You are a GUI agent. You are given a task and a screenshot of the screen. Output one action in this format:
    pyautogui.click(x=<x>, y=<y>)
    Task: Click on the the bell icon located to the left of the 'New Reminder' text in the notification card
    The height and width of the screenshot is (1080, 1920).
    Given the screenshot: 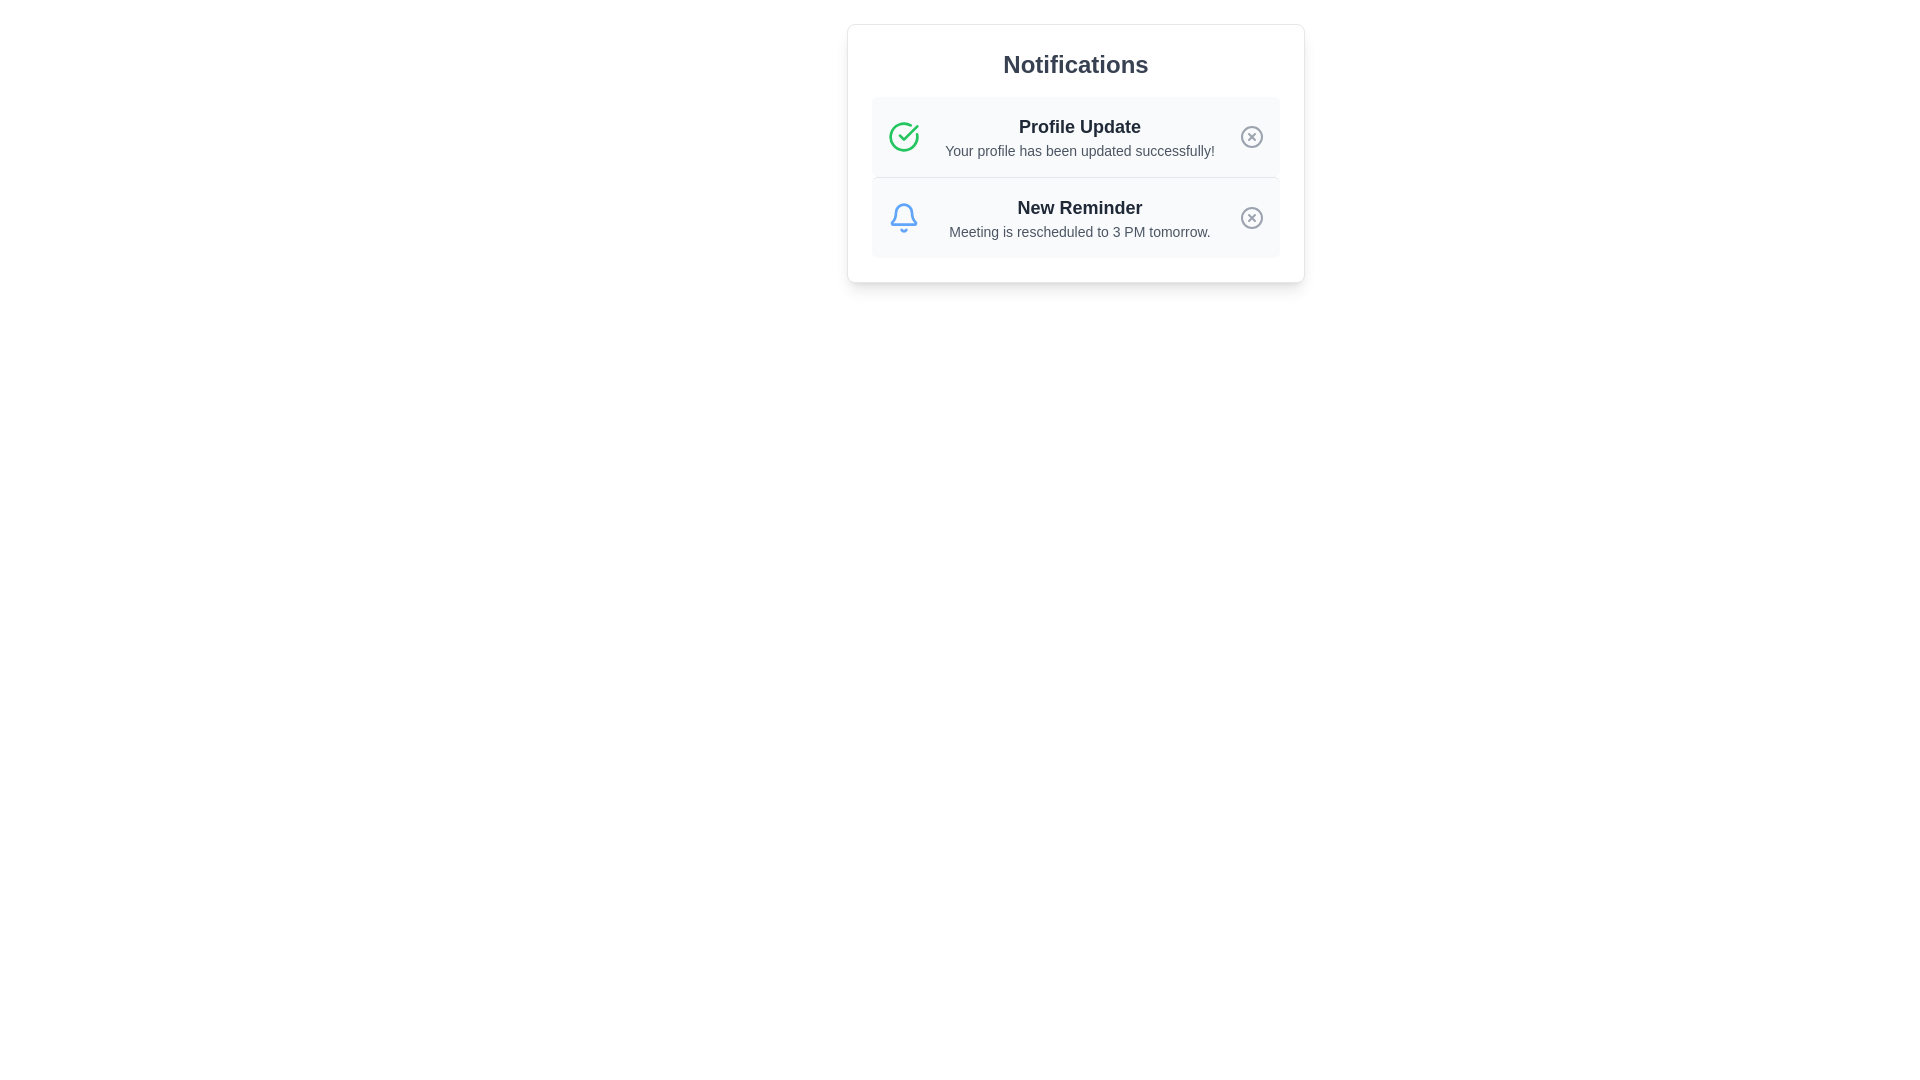 What is the action you would take?
    pyautogui.click(x=902, y=218)
    